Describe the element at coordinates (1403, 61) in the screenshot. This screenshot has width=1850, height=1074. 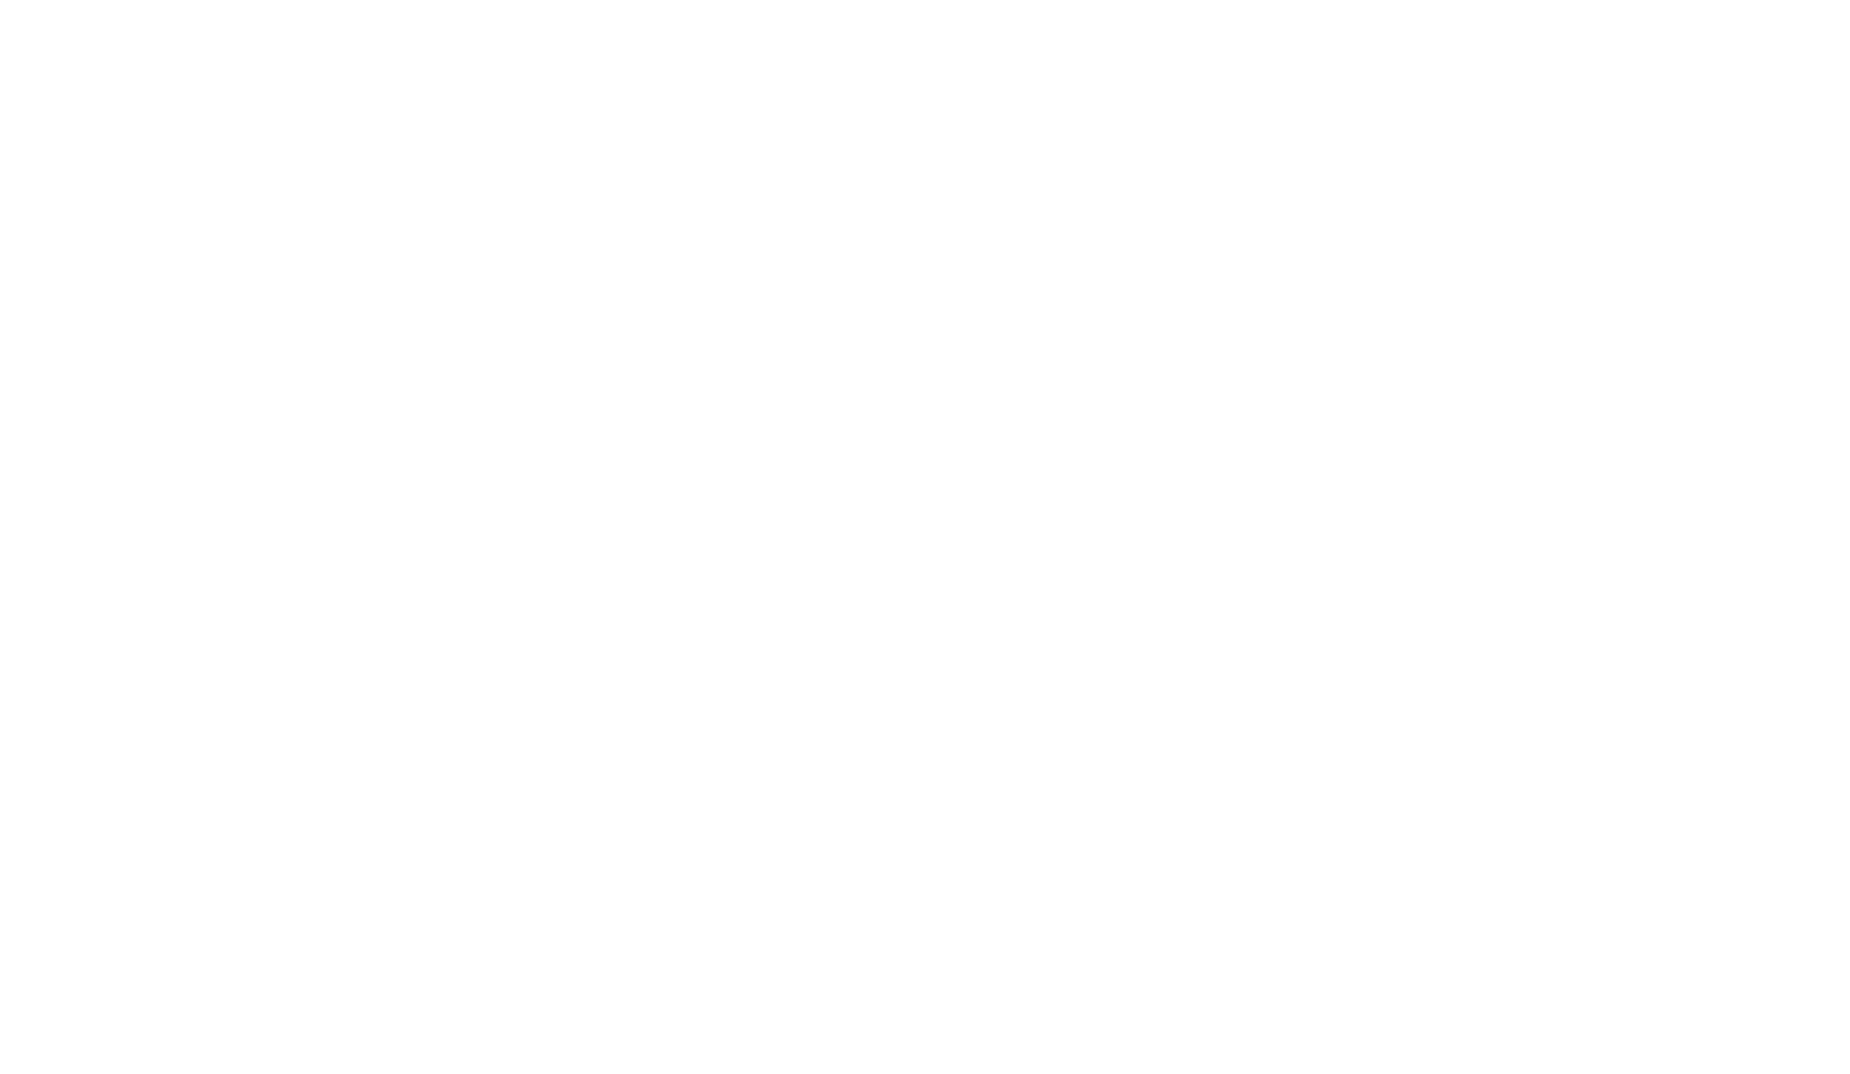
I see `'madeira'` at that location.